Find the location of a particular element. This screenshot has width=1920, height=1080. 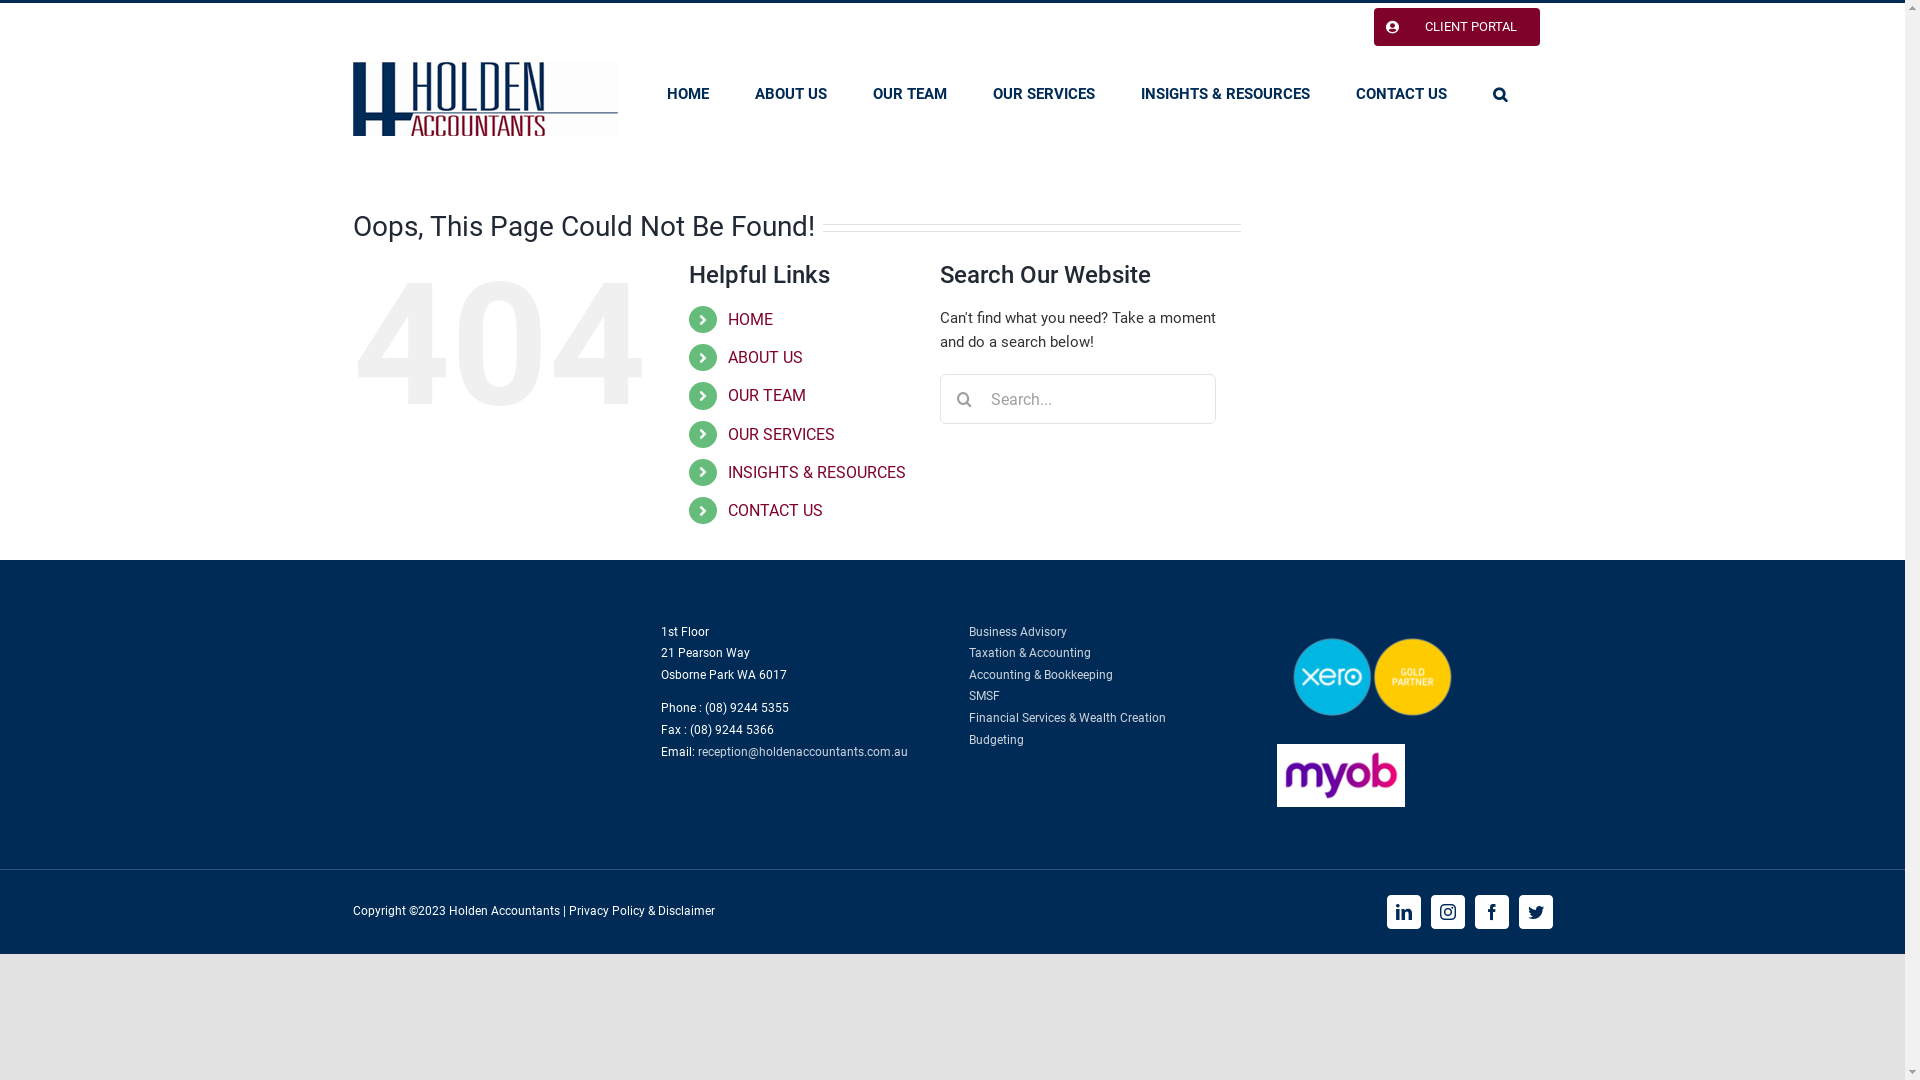

'OUR TEAM' is located at coordinates (766, 395).